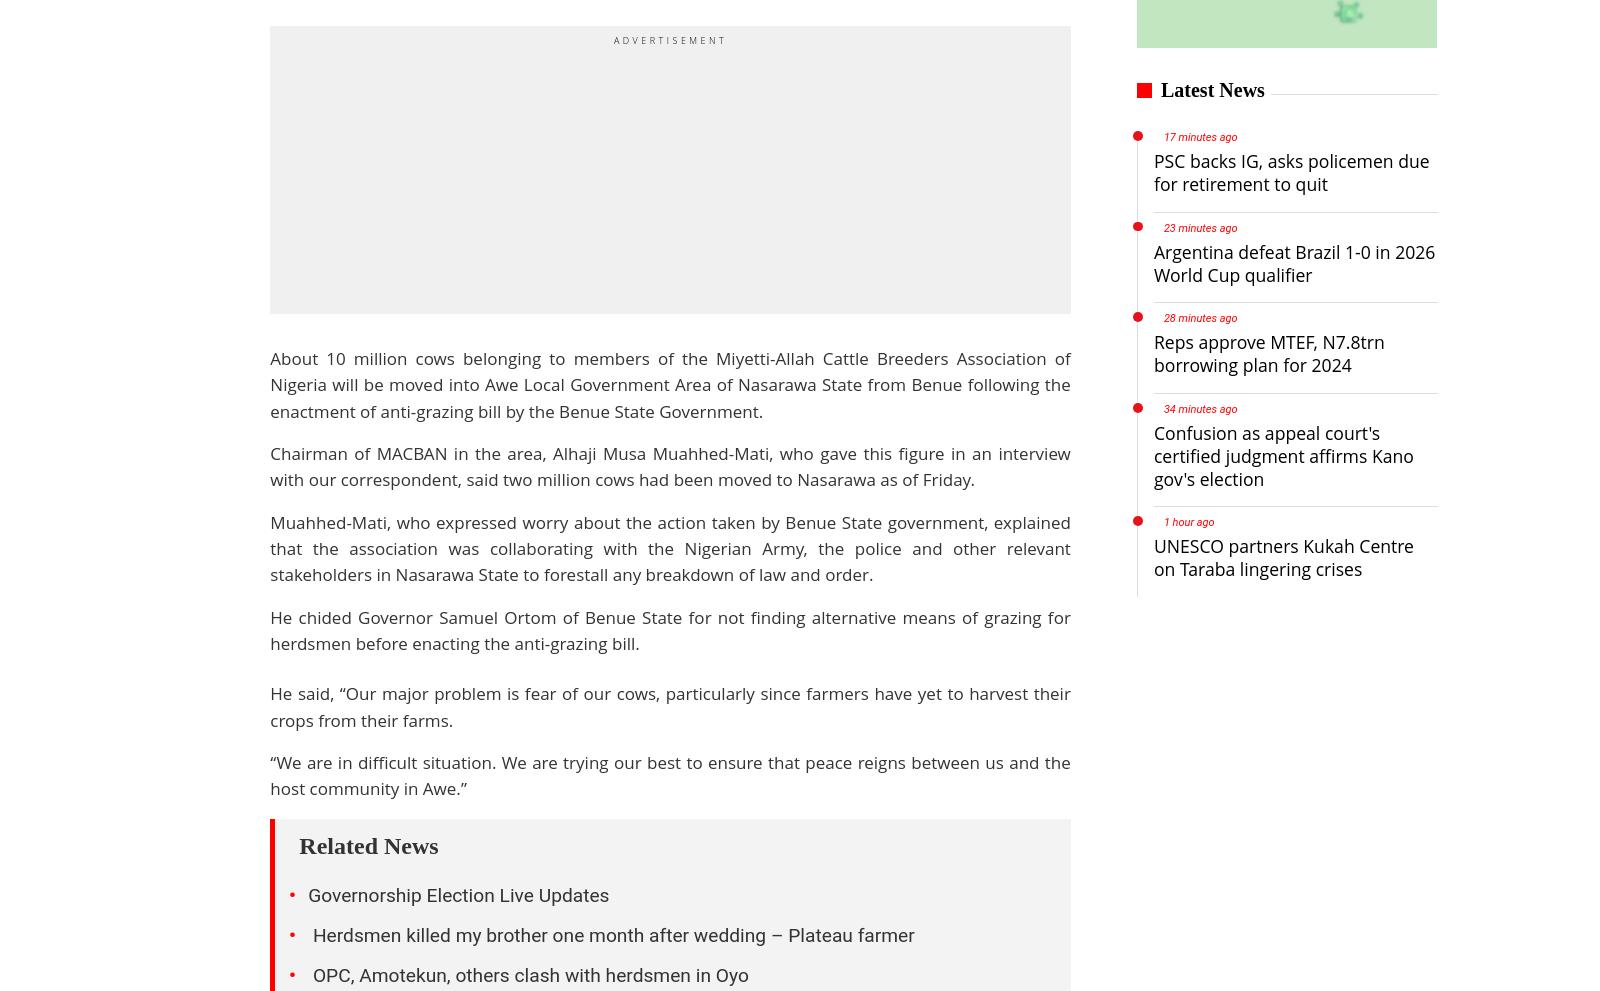 Image resolution: width=1600 pixels, height=991 pixels. What do you see at coordinates (645, 823) in the screenshot?
I see `'Campus Champion'` at bounding box center [645, 823].